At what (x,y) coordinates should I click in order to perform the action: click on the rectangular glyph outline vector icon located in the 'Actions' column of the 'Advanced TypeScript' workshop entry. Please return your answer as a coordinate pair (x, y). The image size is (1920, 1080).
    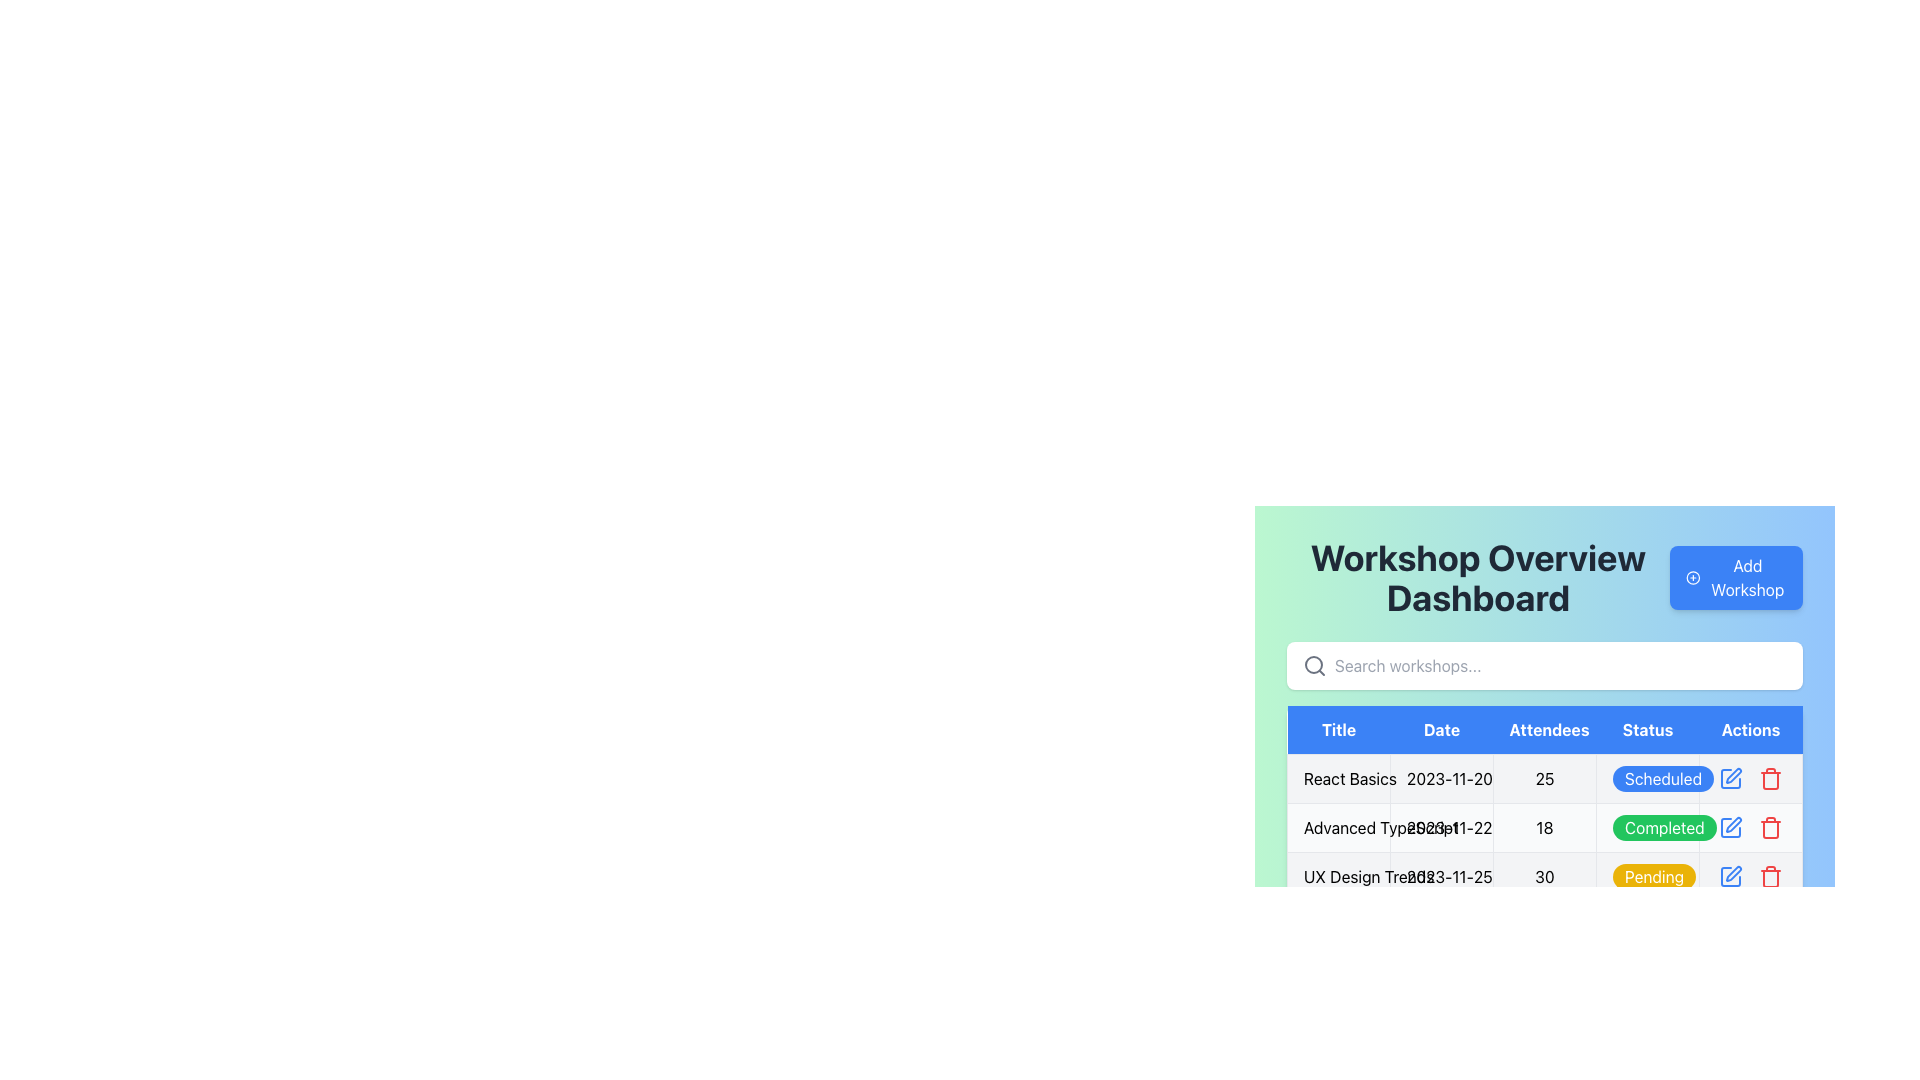
    Looking at the image, I should click on (1730, 828).